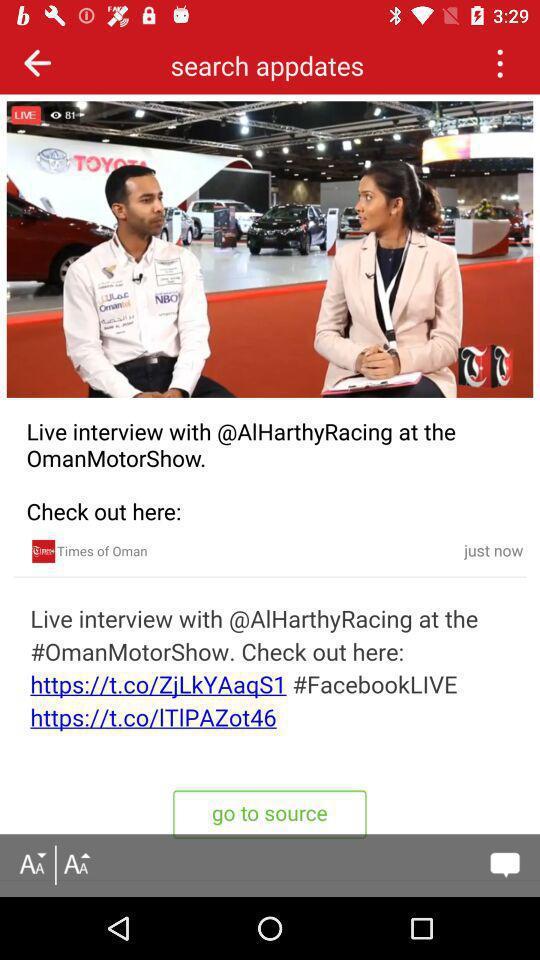 This screenshot has width=540, height=960. What do you see at coordinates (31, 864) in the screenshot?
I see `the font icon` at bounding box center [31, 864].